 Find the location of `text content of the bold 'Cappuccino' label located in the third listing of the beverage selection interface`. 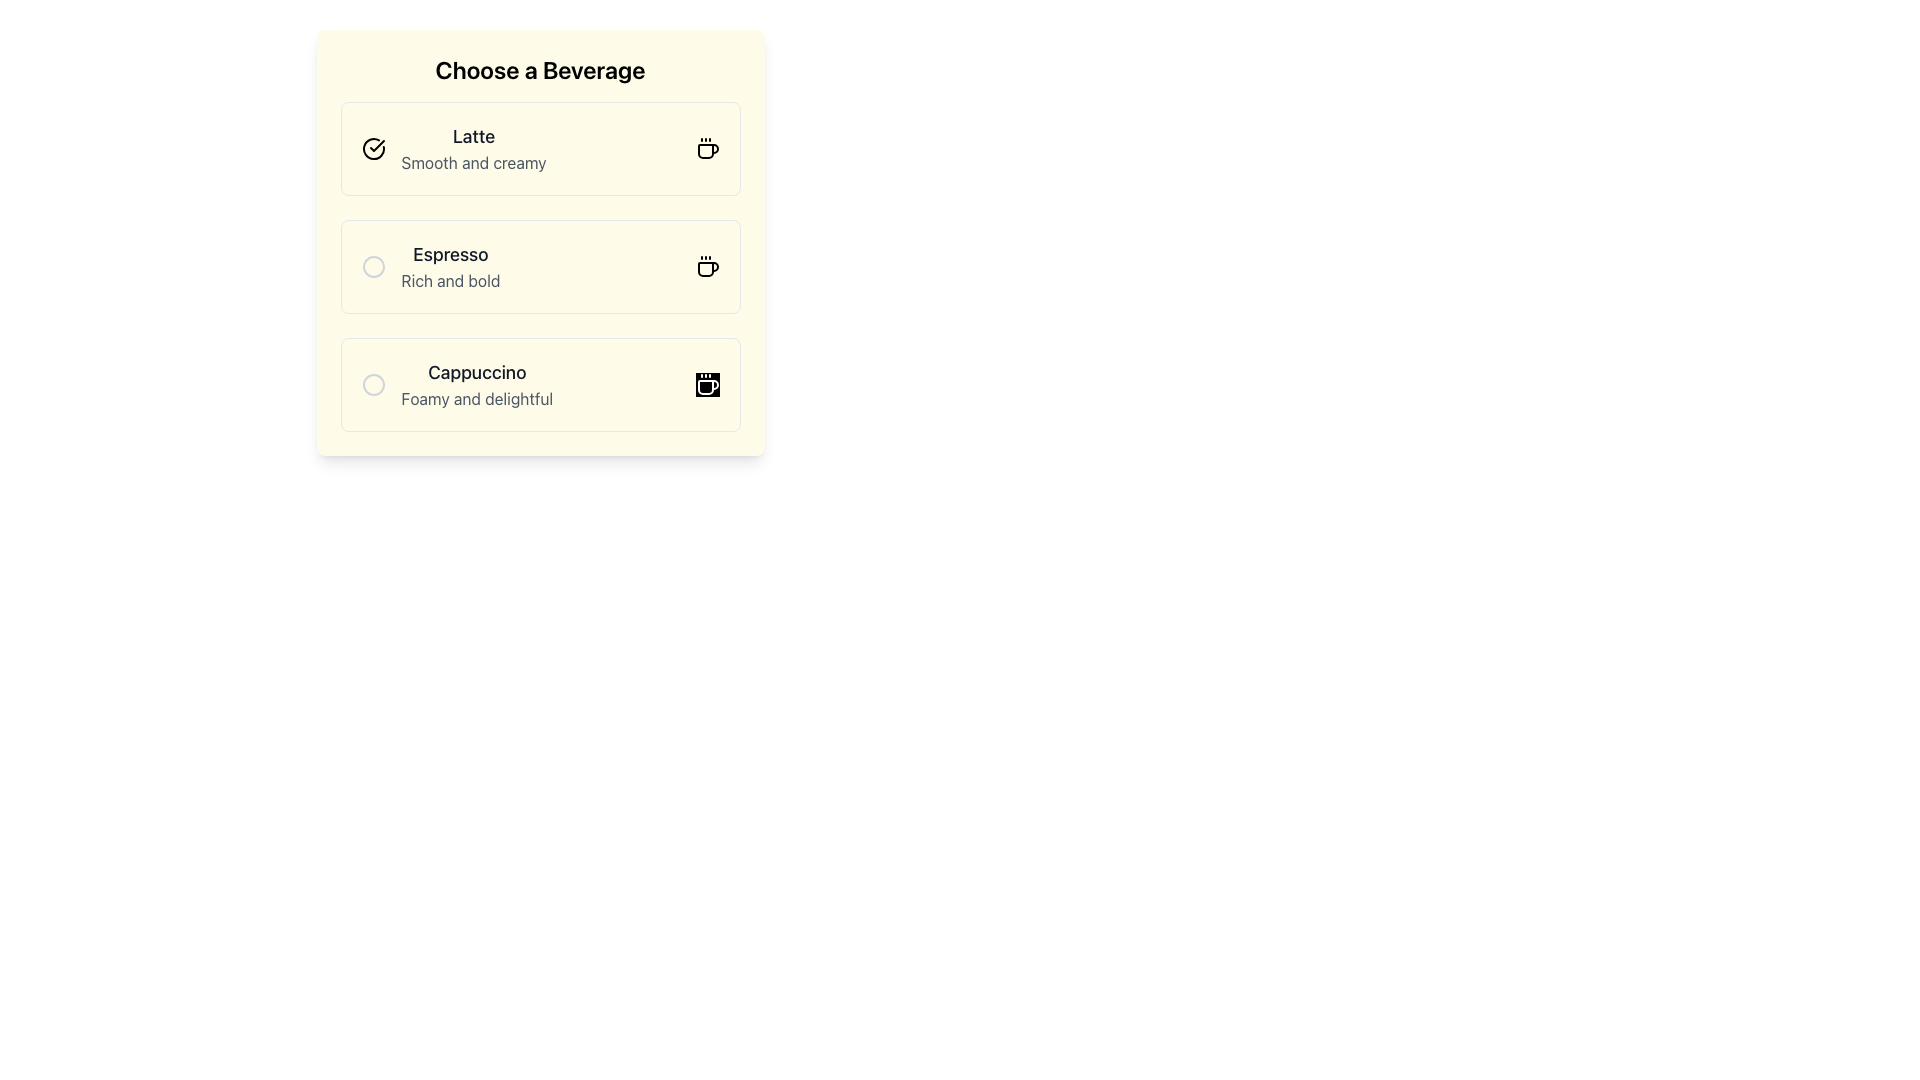

text content of the bold 'Cappuccino' label located in the third listing of the beverage selection interface is located at coordinates (476, 373).